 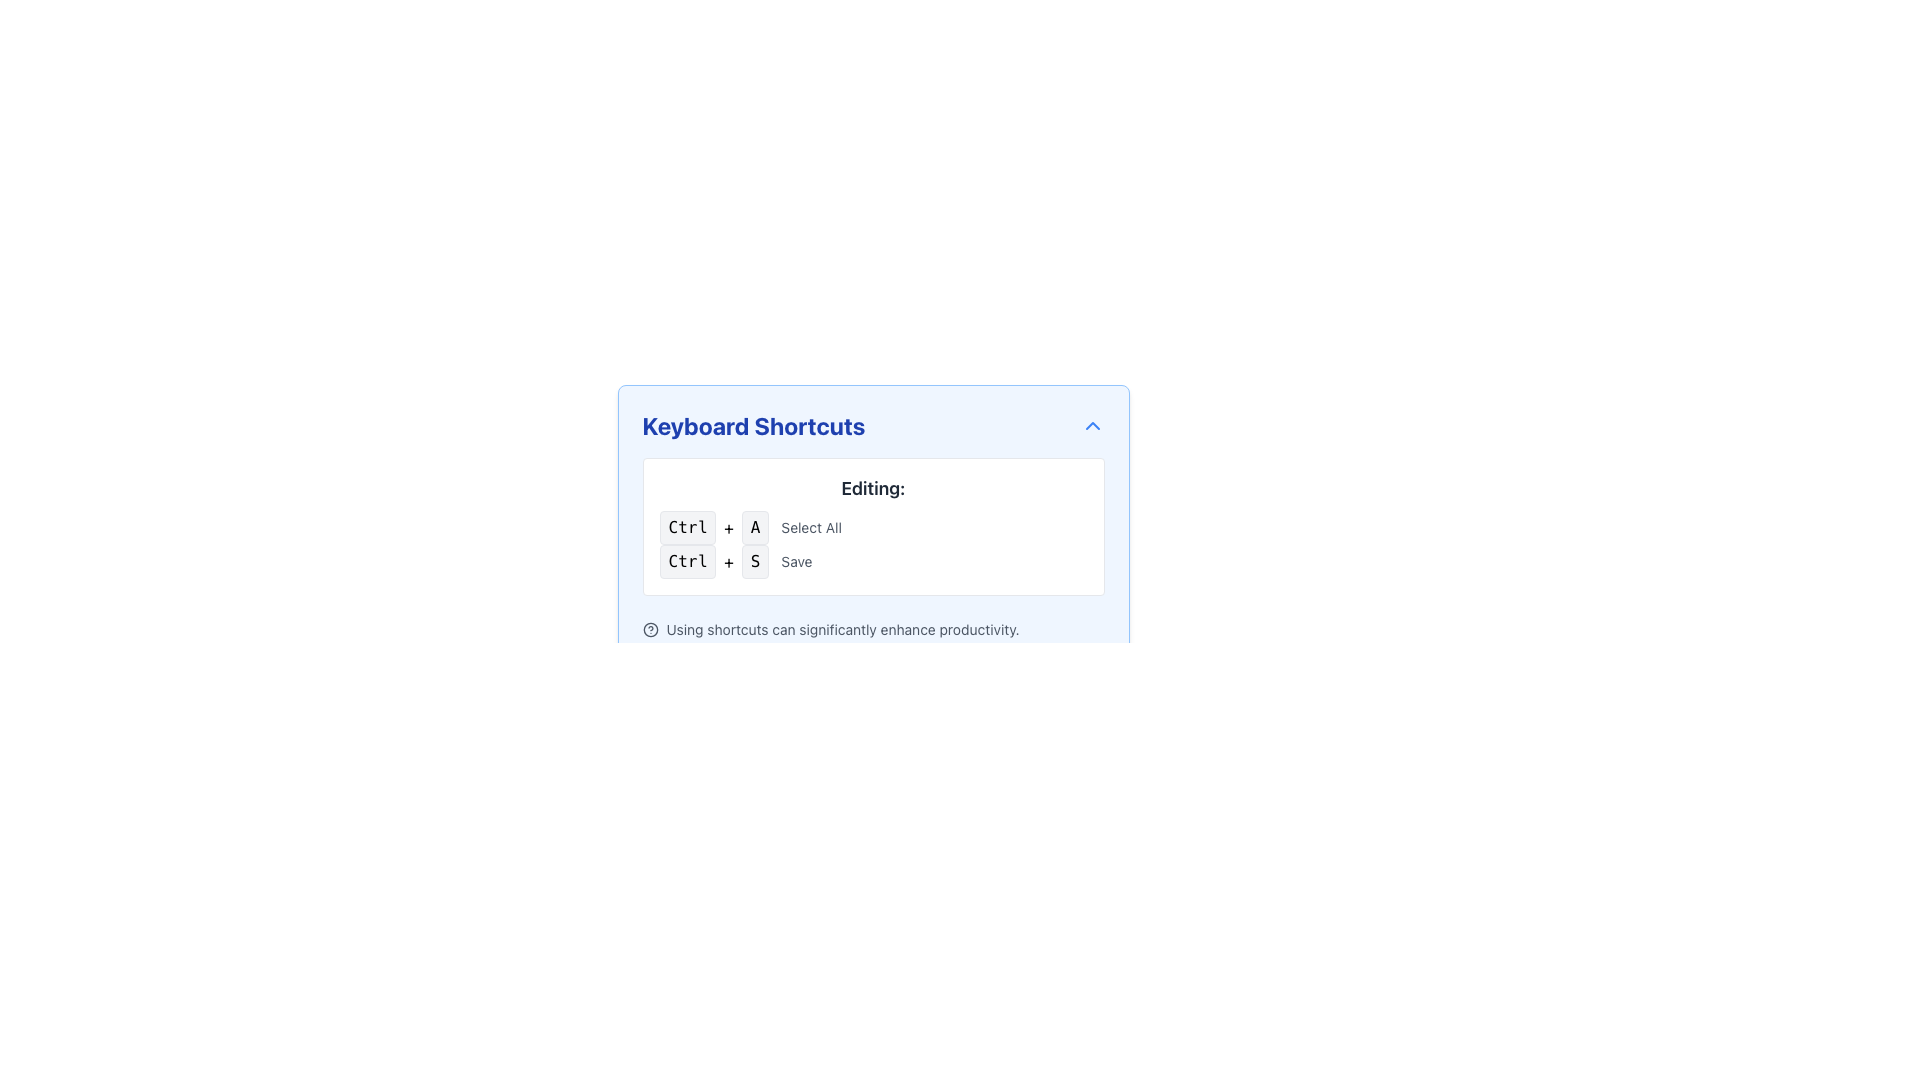 I want to click on the keyboard key styled Label displaying the letter 'S', which is part of the keyboard shortcuts under the 'Keyboard Shortcuts' section, so click(x=754, y=562).